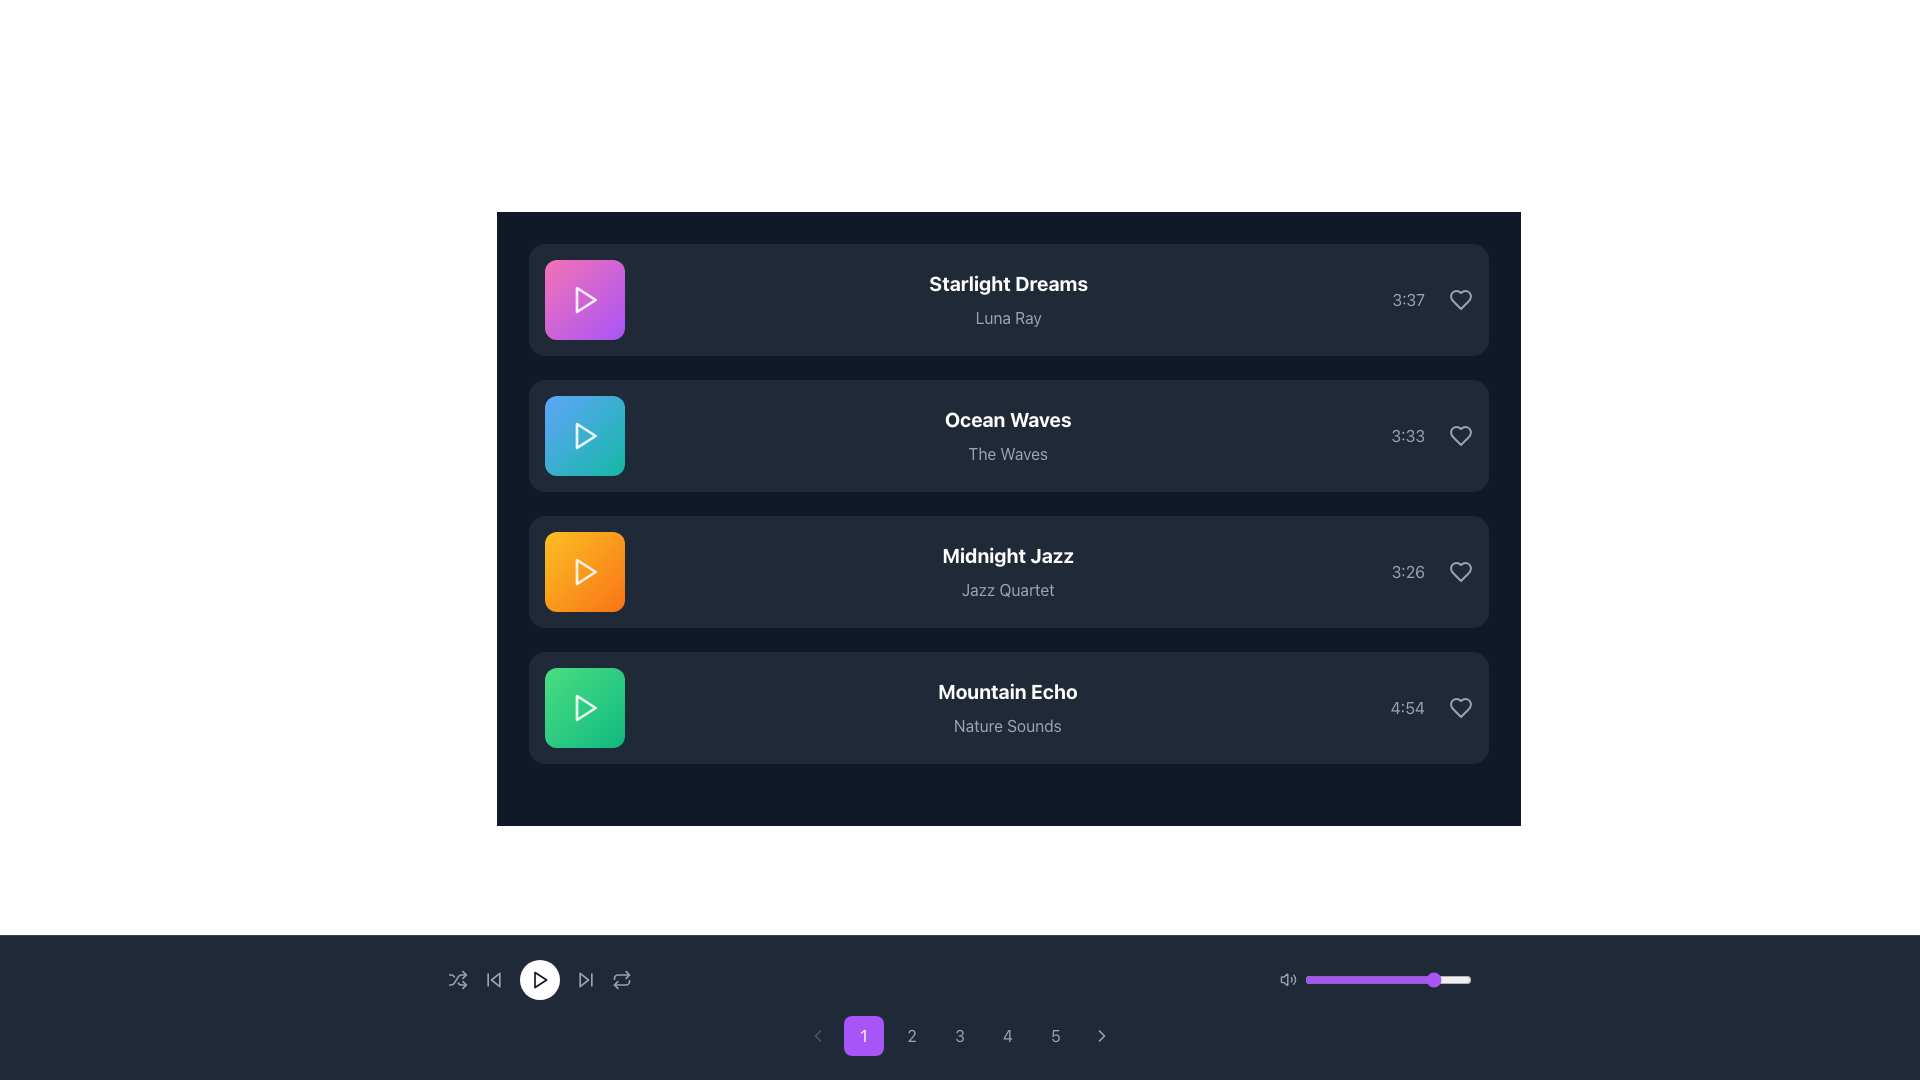 The width and height of the screenshot is (1920, 1080). Describe the element at coordinates (1407, 434) in the screenshot. I see `the static text display that shows the duration of the track 'Ocean Waves', which is positioned to the right end of the list item entry and flanked by a heart icon` at that location.